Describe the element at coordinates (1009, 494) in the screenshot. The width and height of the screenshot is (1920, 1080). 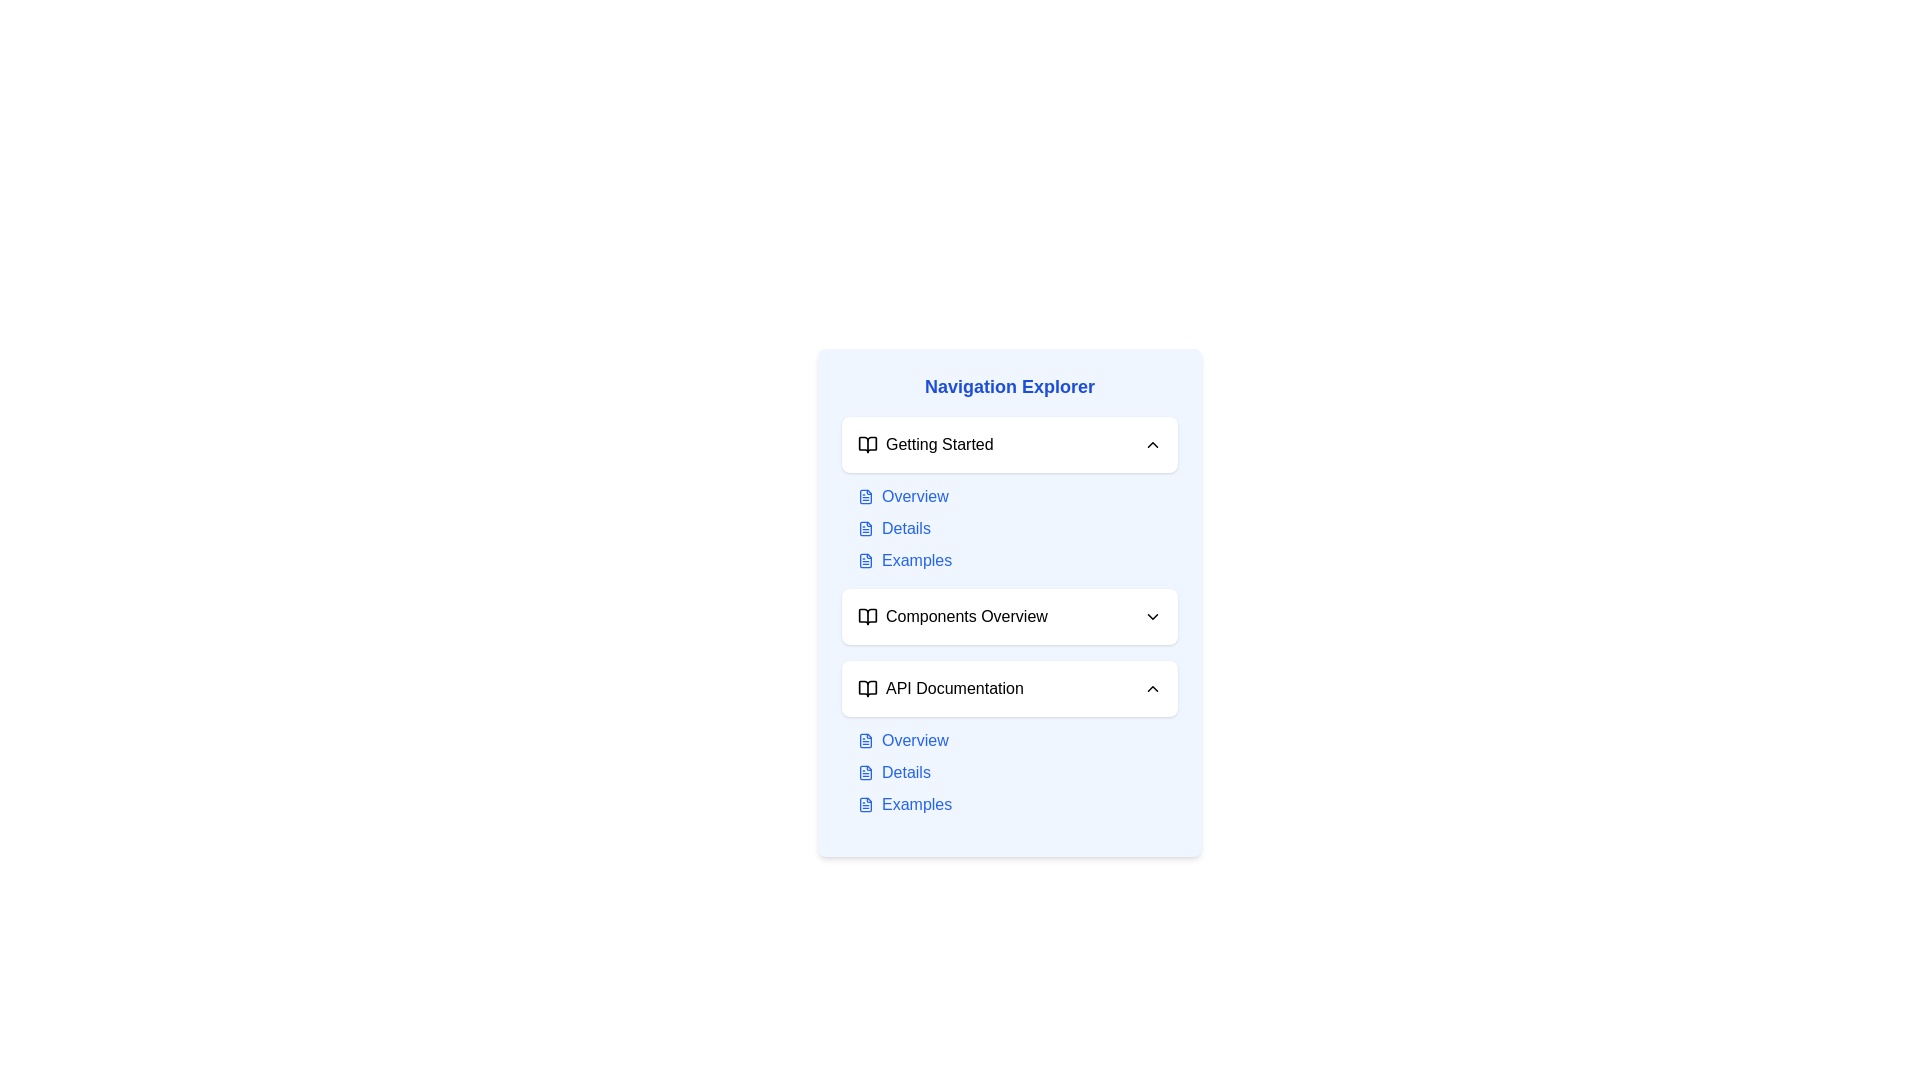
I see `the 'Getting Started' collapsible panel links` at that location.